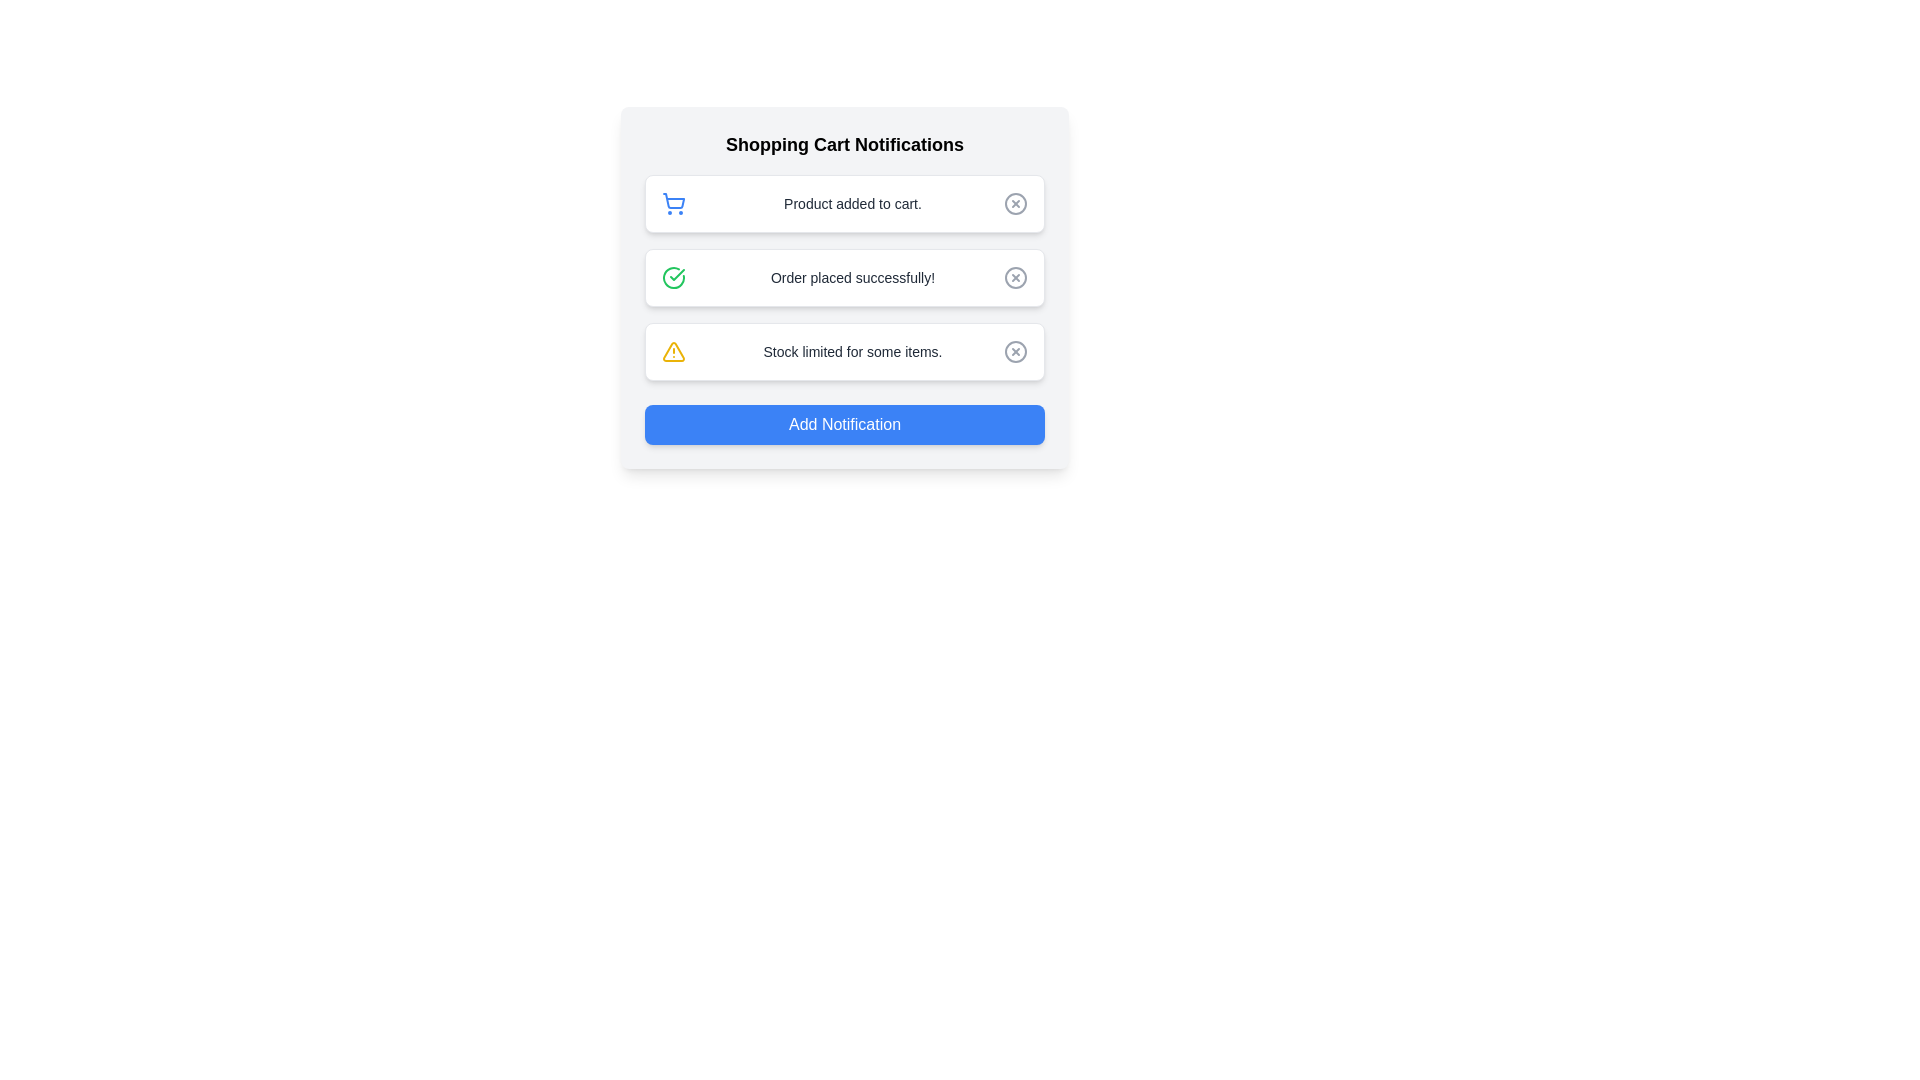  What do you see at coordinates (1016, 204) in the screenshot?
I see `the dismissal button located on the top notification block of the 'Shopping Cart Notifications' panel, which is aligned to the right of the text 'Product added to cart'` at bounding box center [1016, 204].